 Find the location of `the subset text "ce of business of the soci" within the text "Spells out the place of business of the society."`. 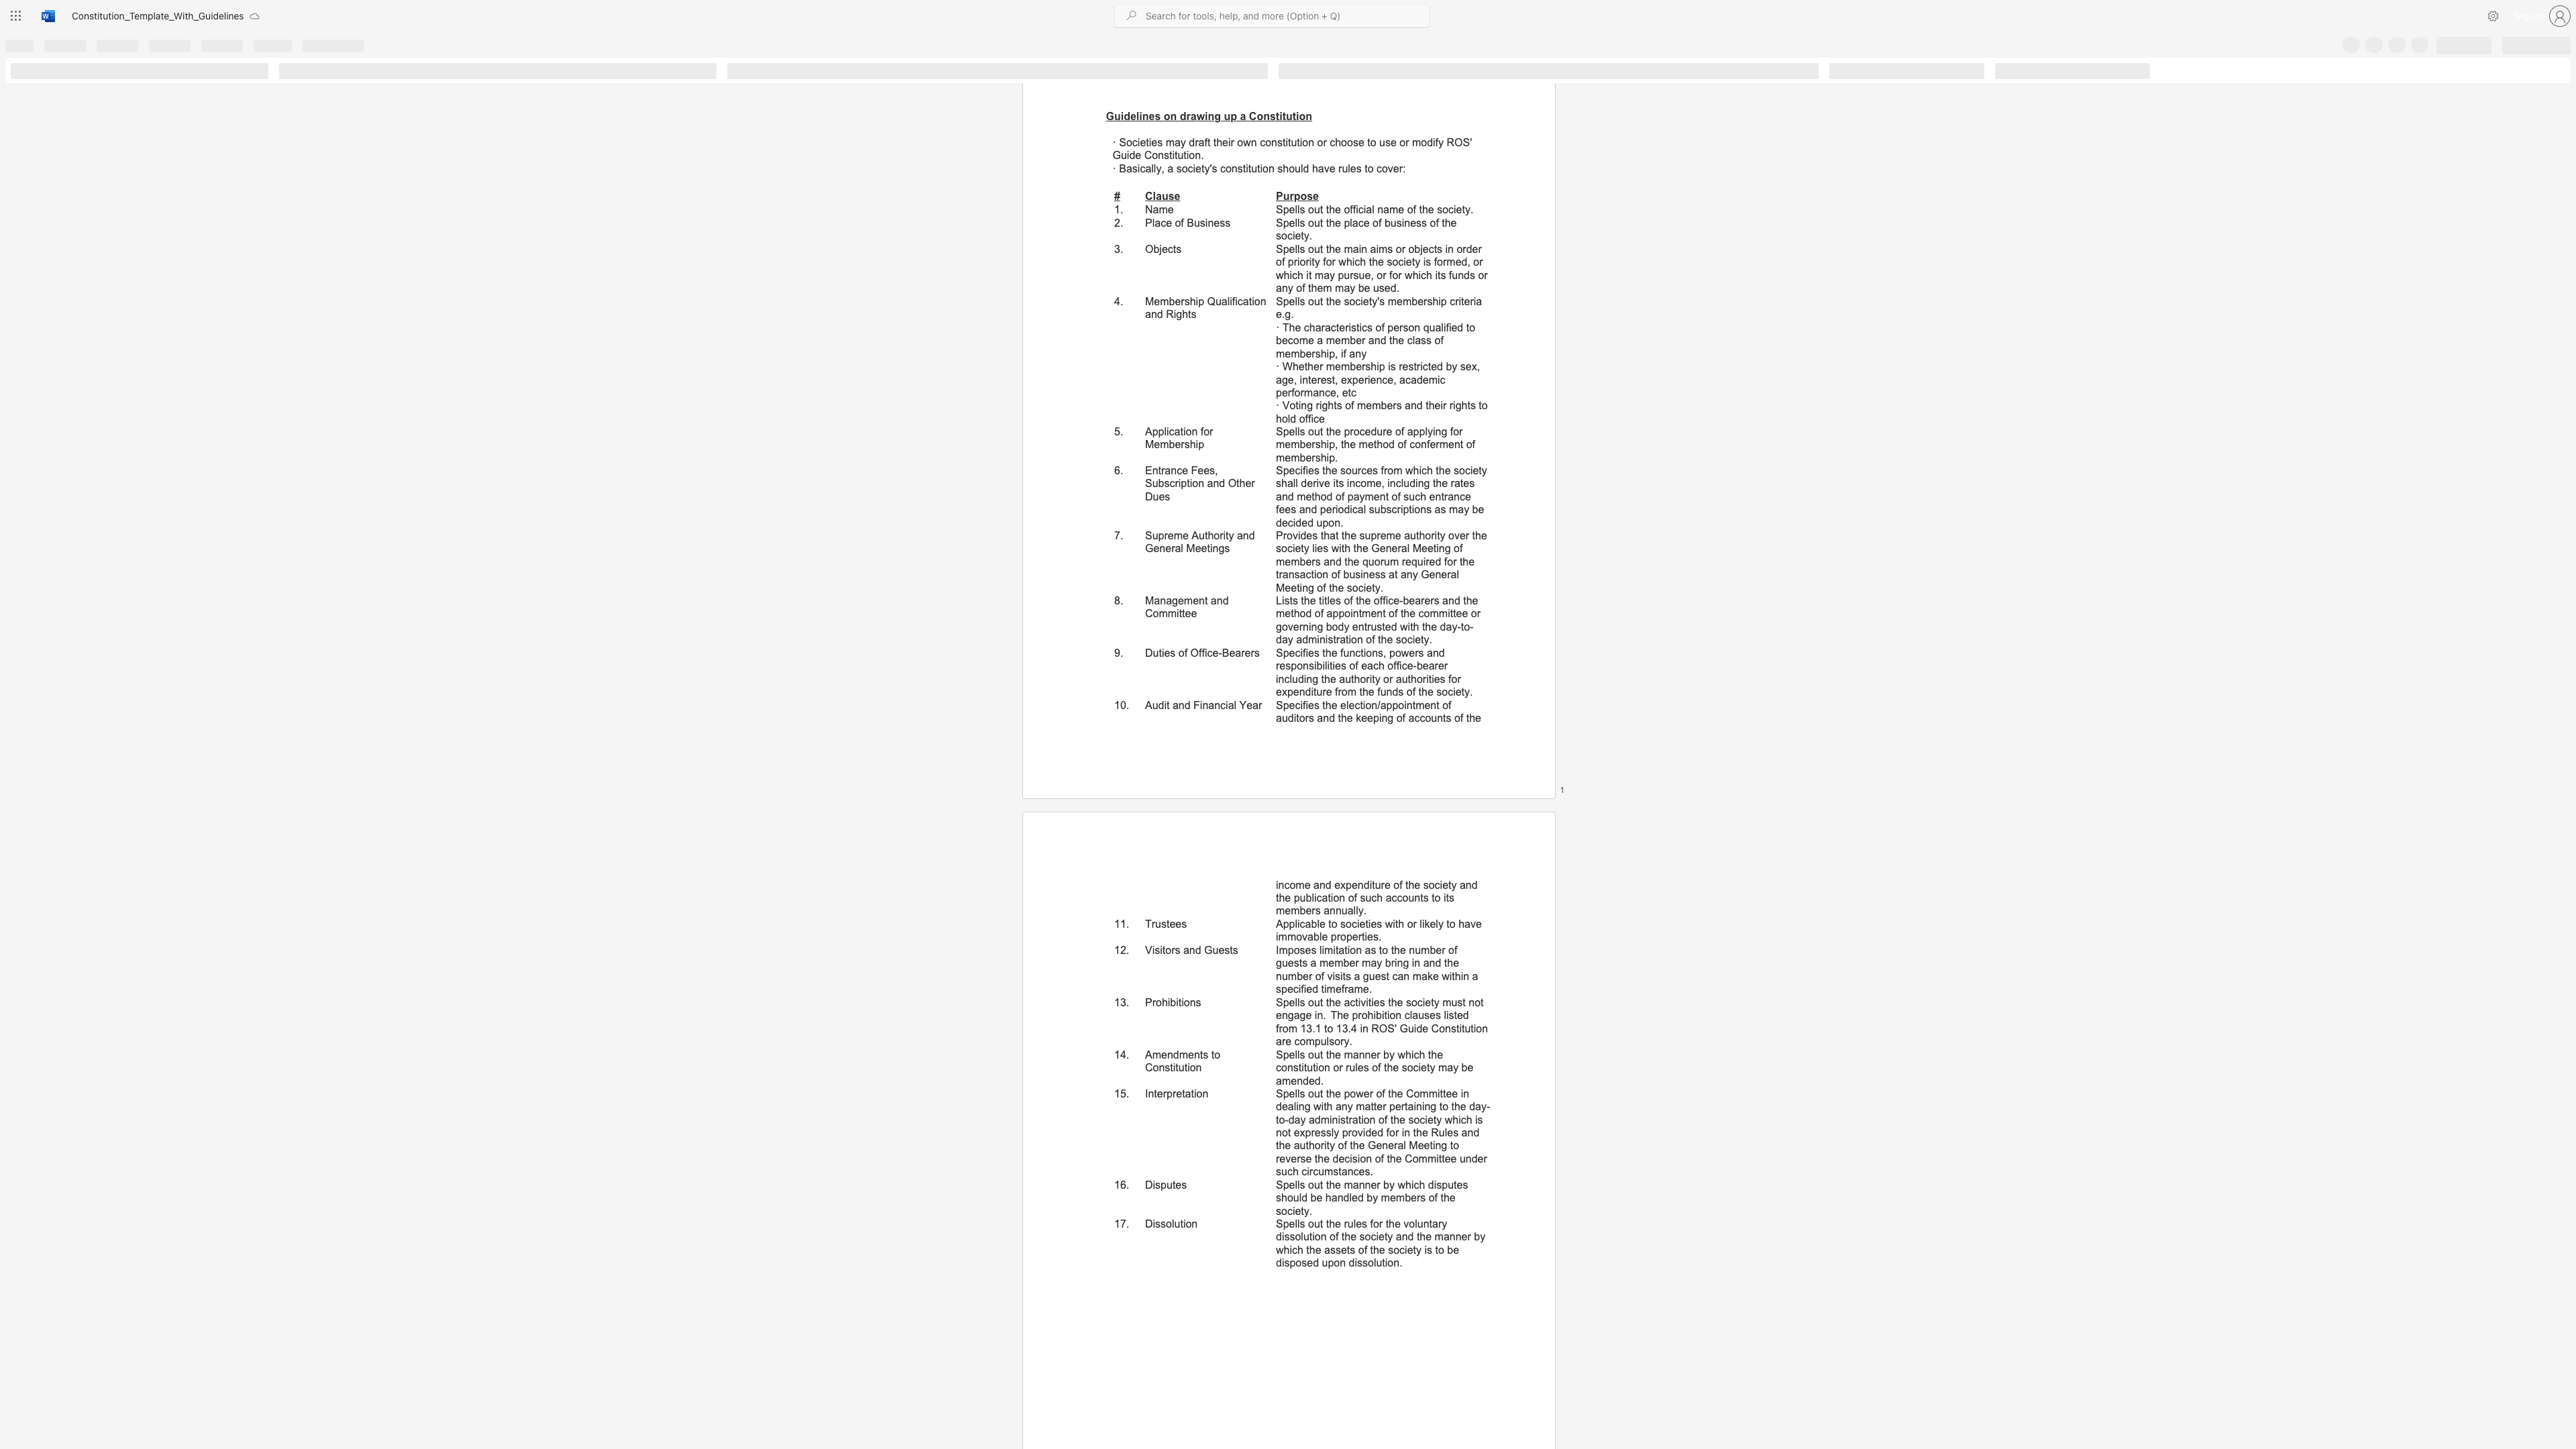

the subset text "ce of business of the soci" within the text "Spells out the place of business of the society." is located at coordinates (1357, 222).